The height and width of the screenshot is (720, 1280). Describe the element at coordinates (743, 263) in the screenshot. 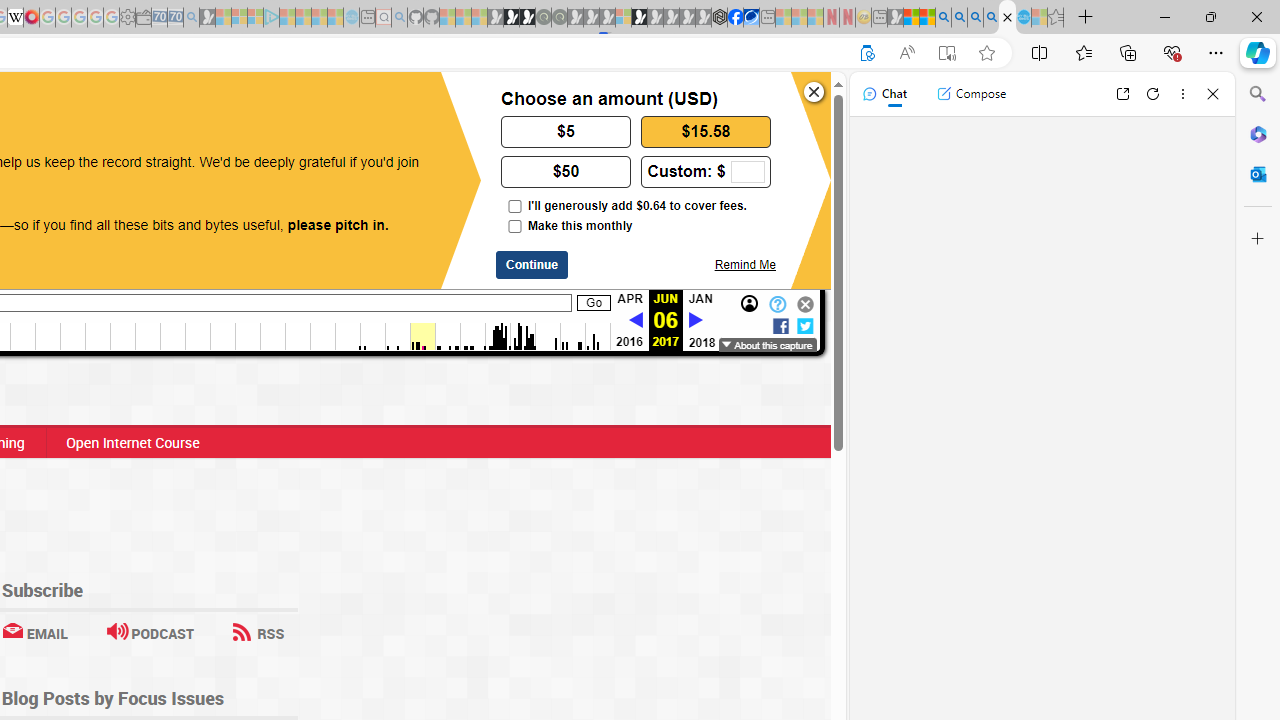

I see `'Remind Me'` at that location.